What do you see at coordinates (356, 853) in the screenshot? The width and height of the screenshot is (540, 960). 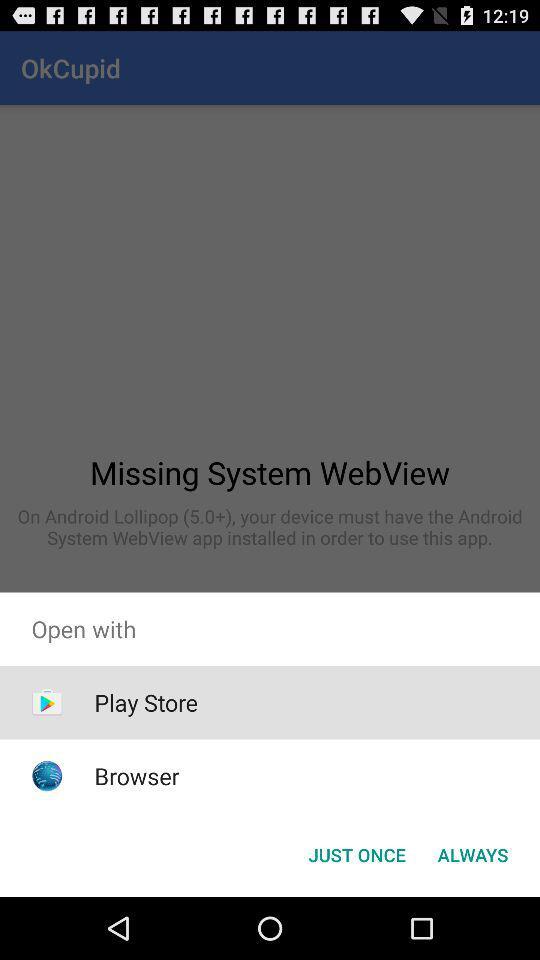 I see `the app below the open with app` at bounding box center [356, 853].